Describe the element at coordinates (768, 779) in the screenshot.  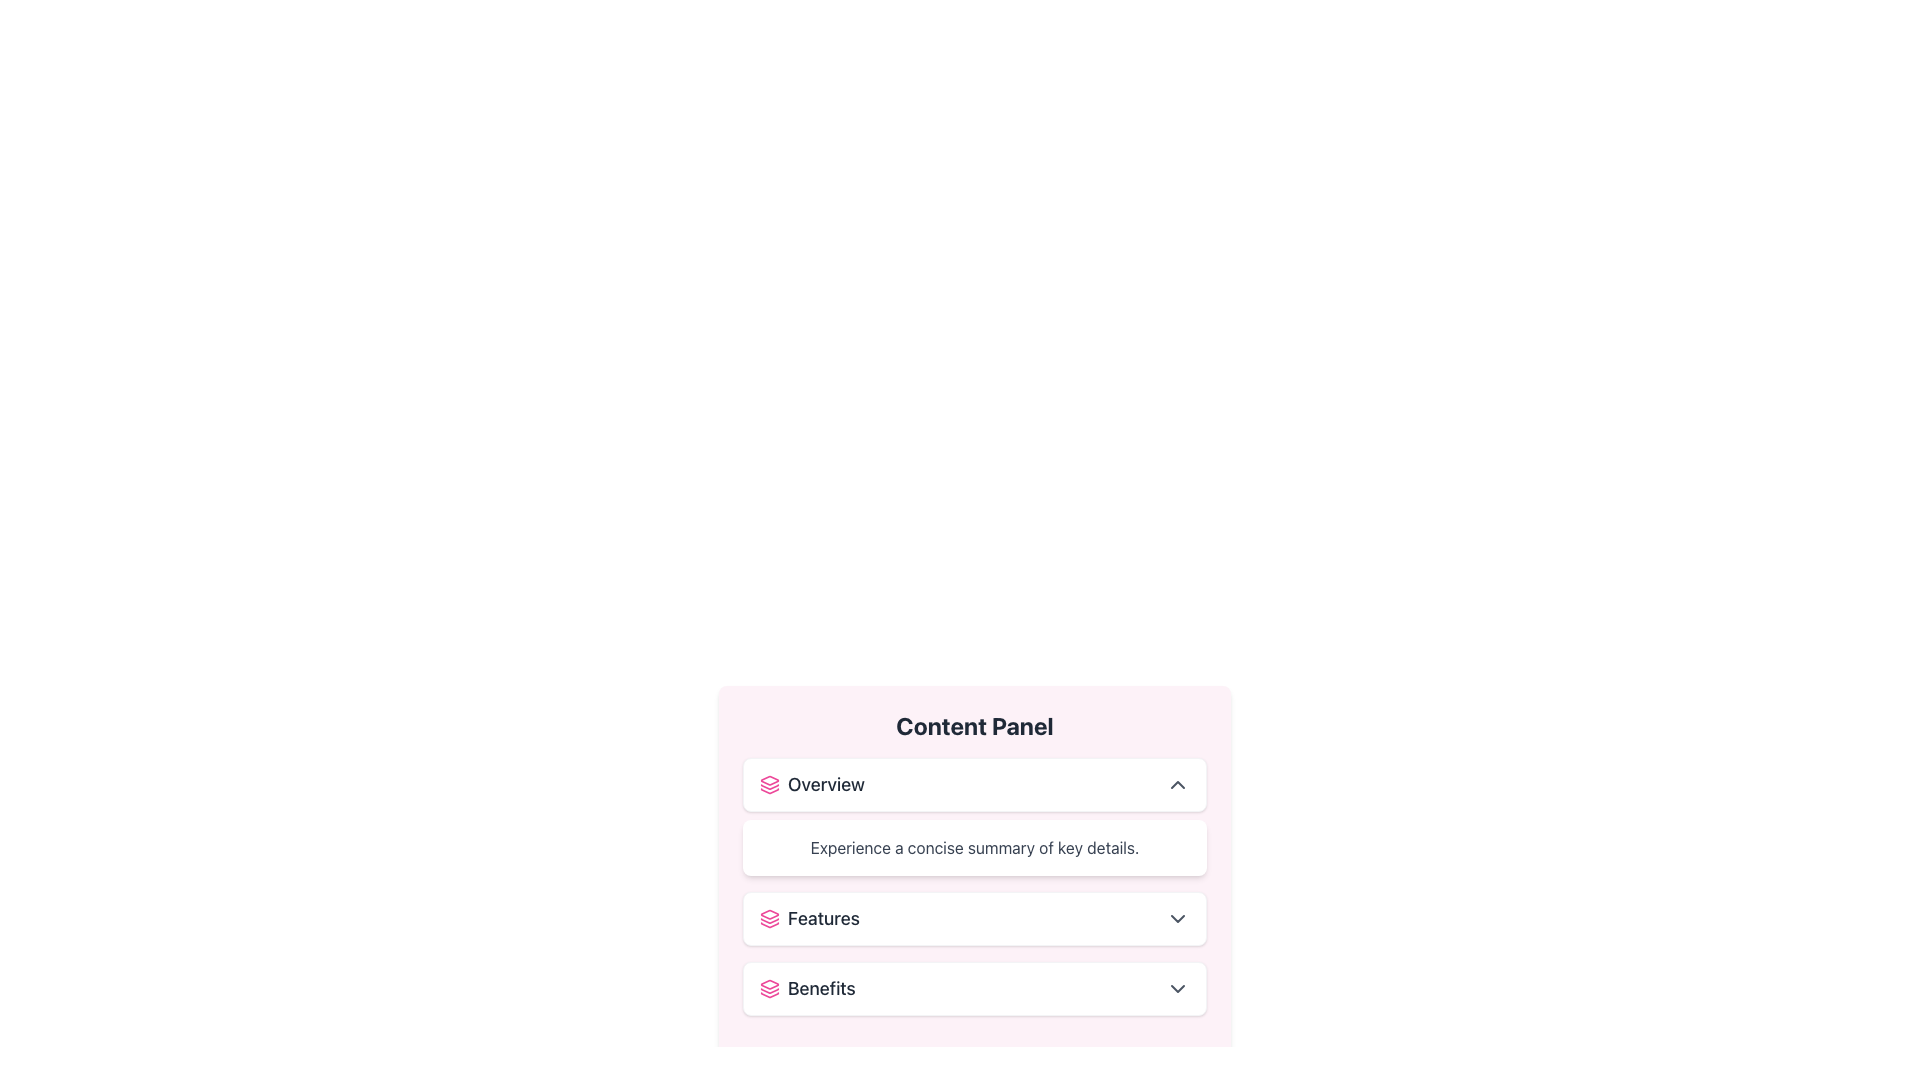
I see `the SVG-based icon representing the 'Overview' section, which is located at the topmost part of the vertical list in the panel` at that location.